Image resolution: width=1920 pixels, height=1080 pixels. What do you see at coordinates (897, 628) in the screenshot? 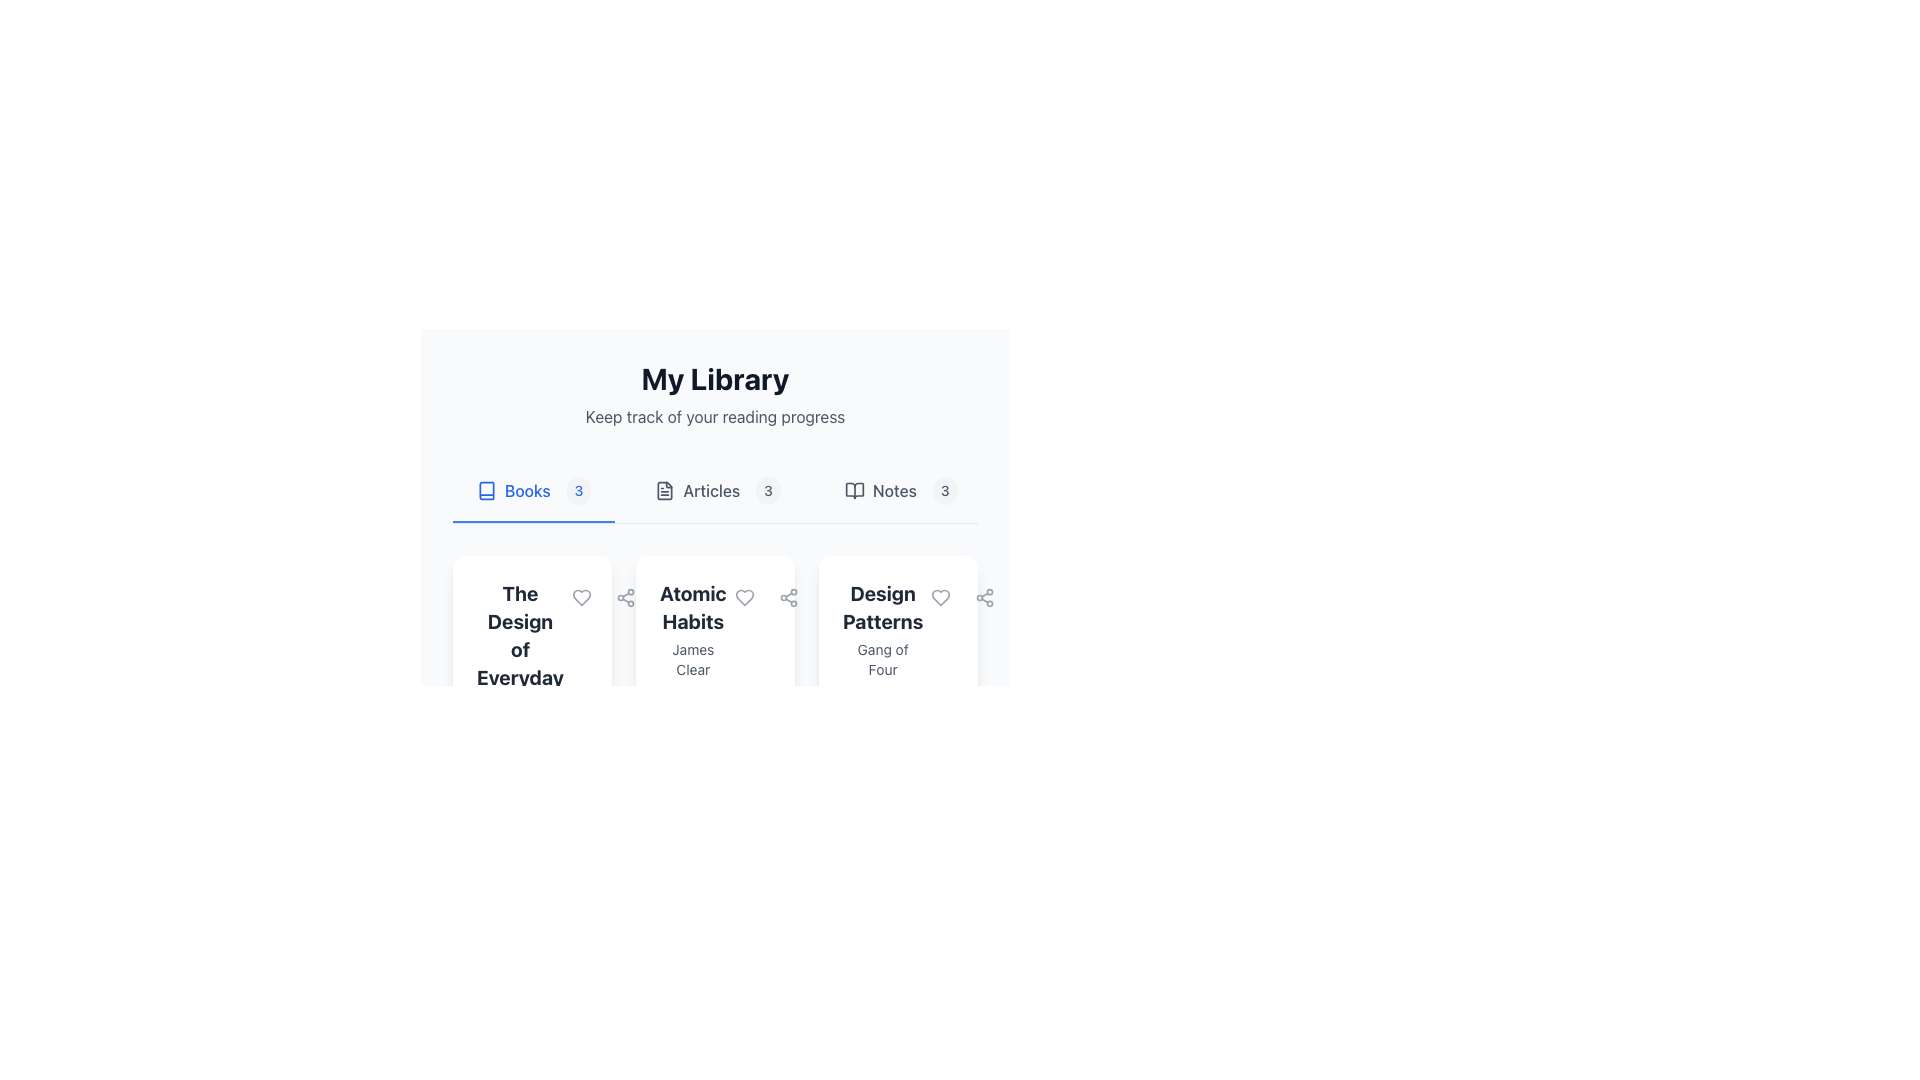
I see `the Text Block containing the title 'Design Patterns' and subtitle 'Gang of Four', which is located in the top section of a card-like layout, aligned towards the left edge` at bounding box center [897, 628].